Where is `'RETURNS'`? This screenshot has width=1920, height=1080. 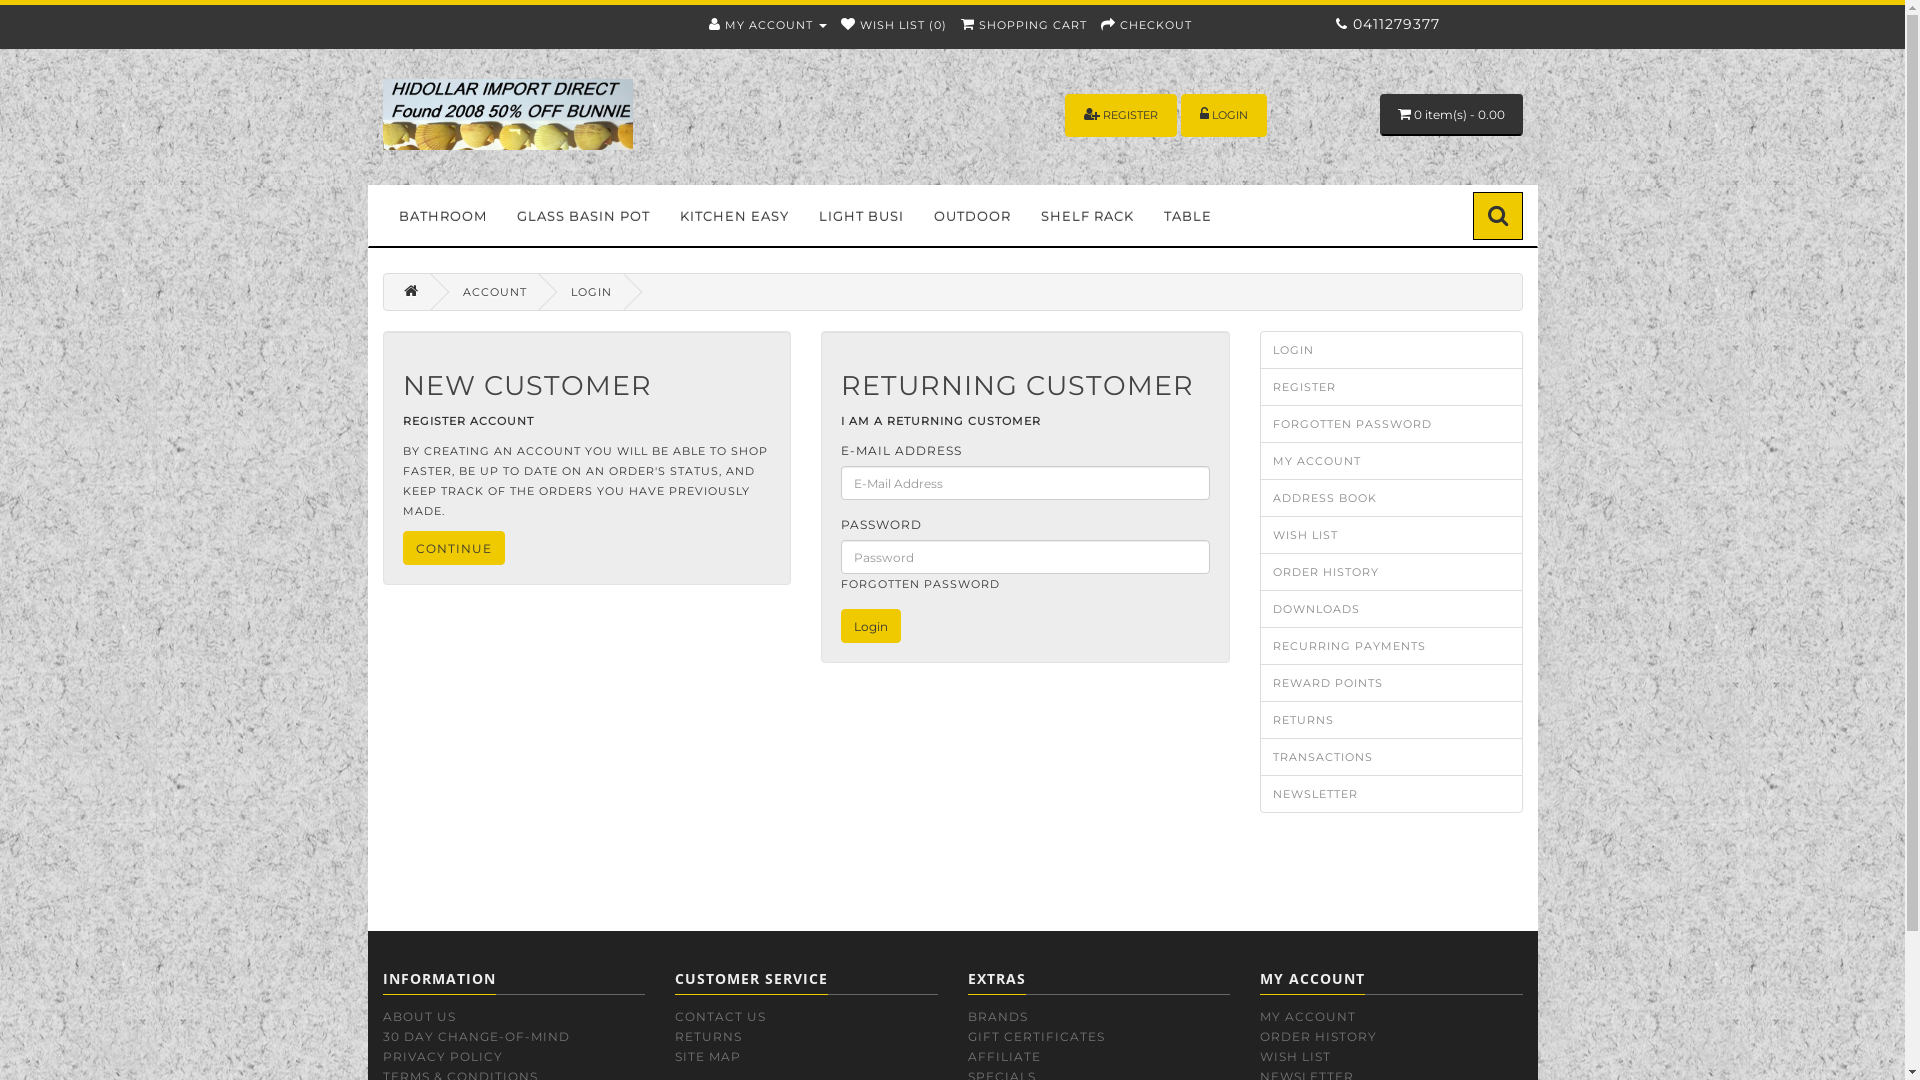
'RETURNS' is located at coordinates (675, 1035).